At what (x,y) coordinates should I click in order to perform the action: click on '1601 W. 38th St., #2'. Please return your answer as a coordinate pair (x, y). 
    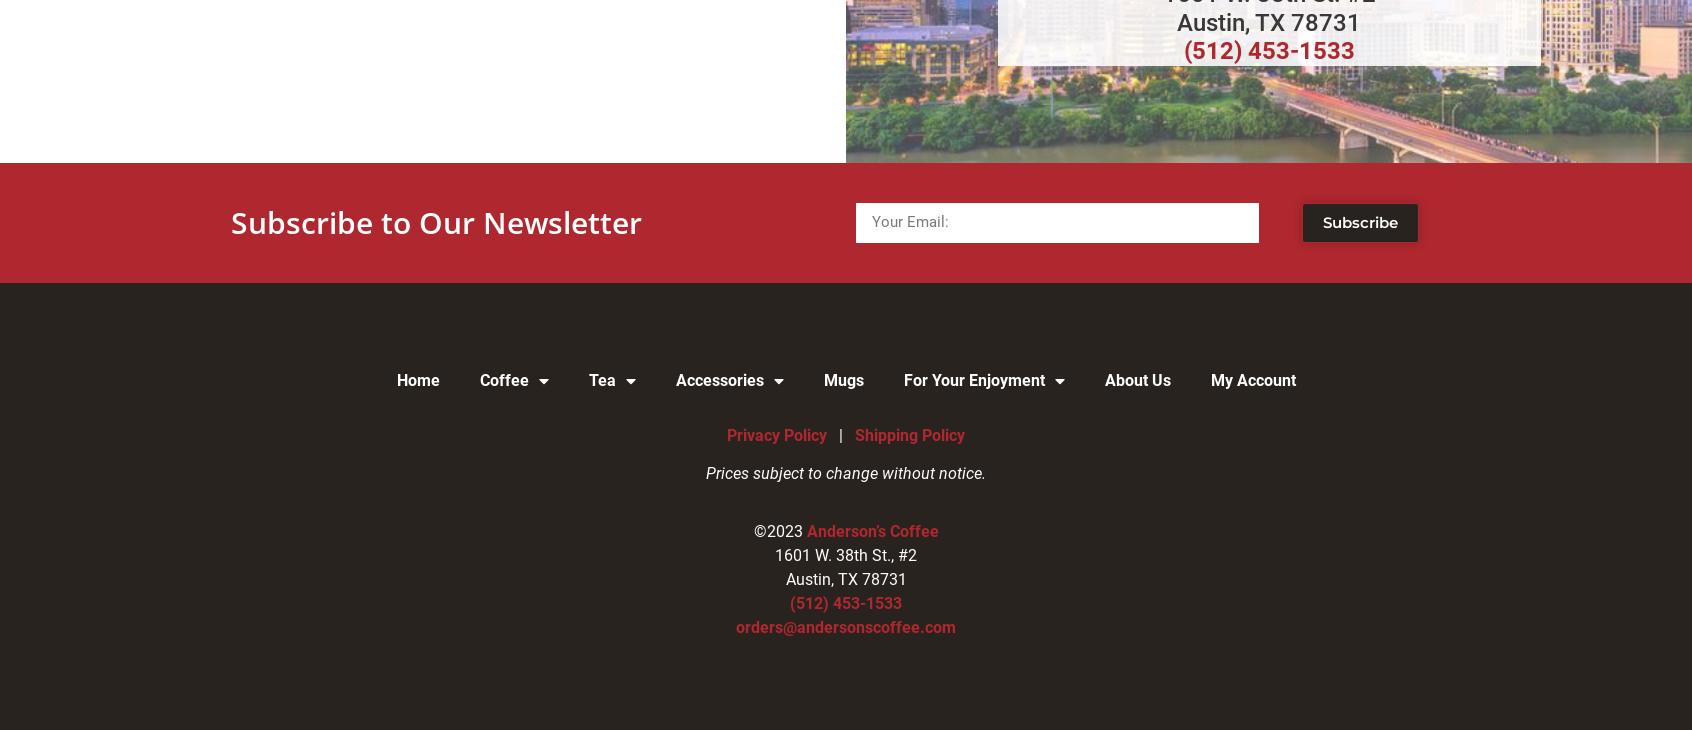
    Looking at the image, I should click on (846, 555).